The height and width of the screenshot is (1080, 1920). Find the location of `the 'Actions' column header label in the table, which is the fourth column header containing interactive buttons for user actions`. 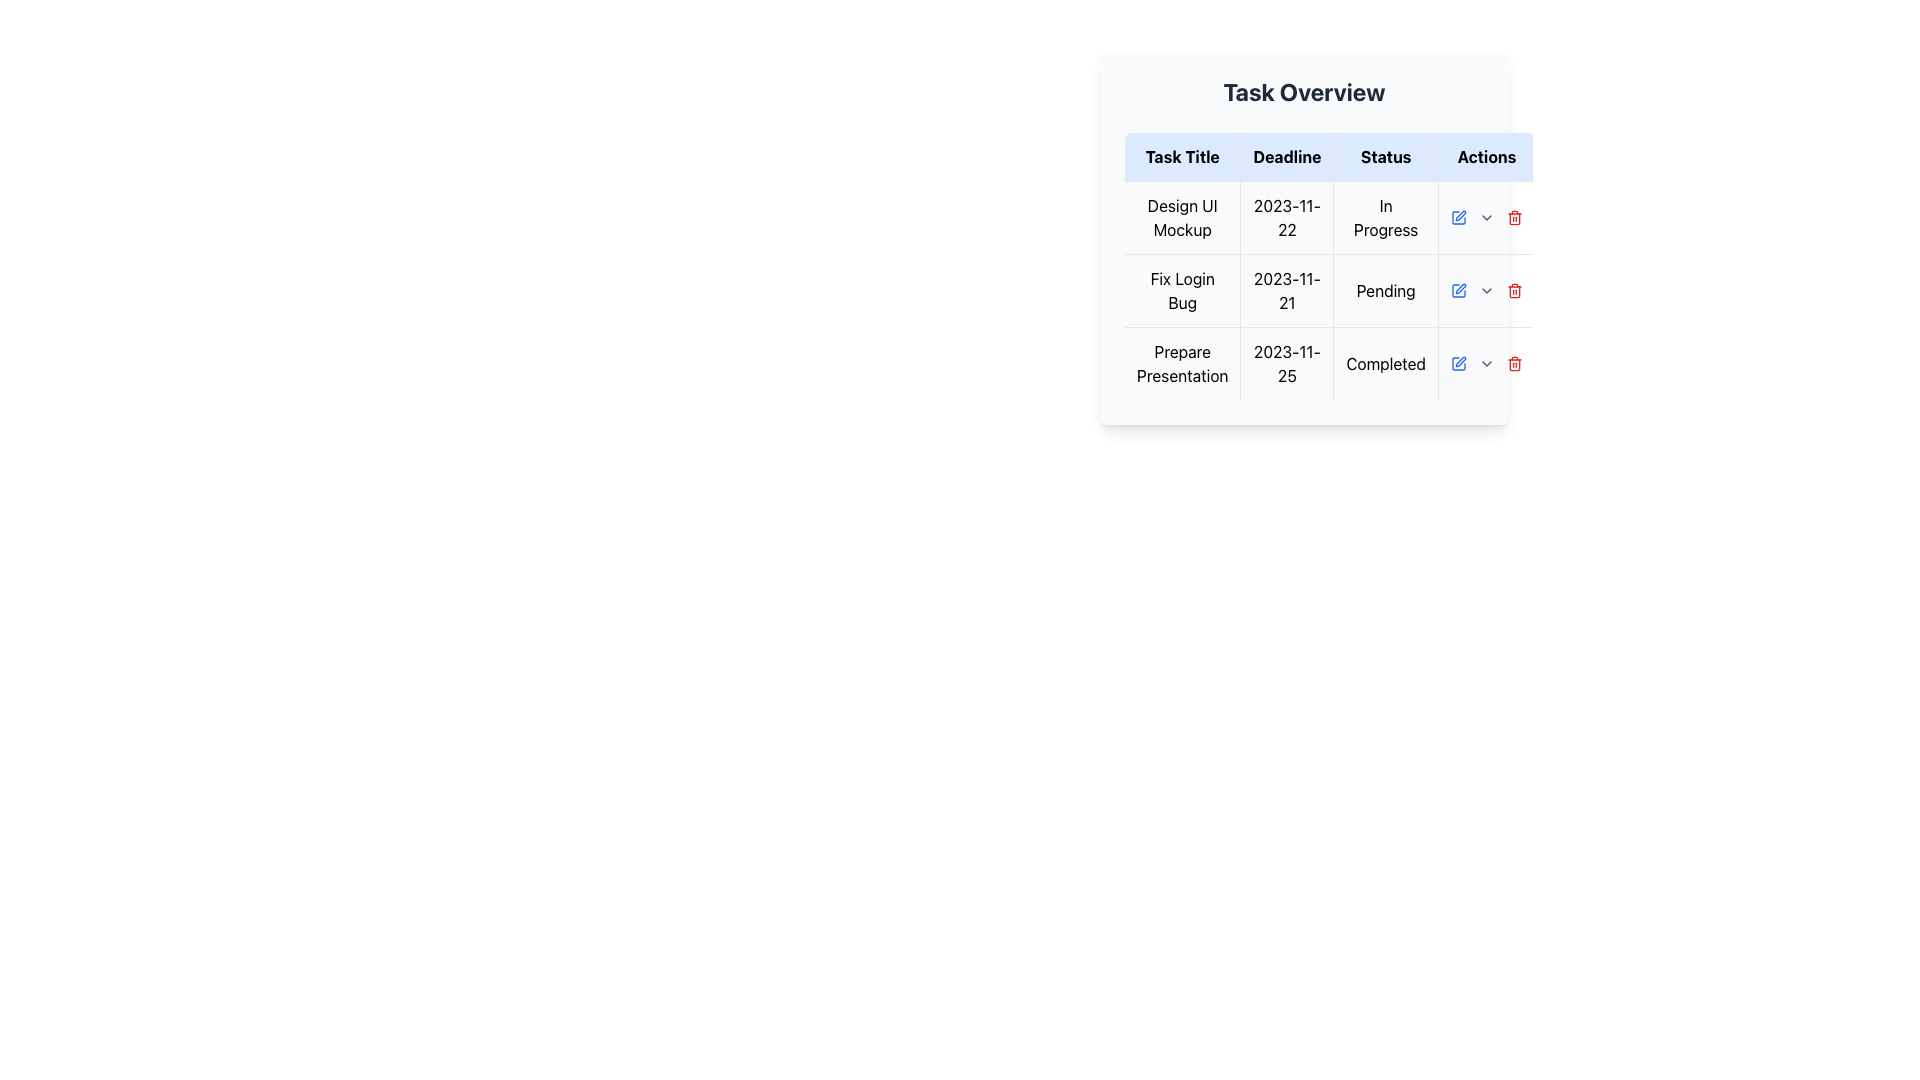

the 'Actions' column header label in the table, which is the fourth column header containing interactive buttons for user actions is located at coordinates (1487, 156).